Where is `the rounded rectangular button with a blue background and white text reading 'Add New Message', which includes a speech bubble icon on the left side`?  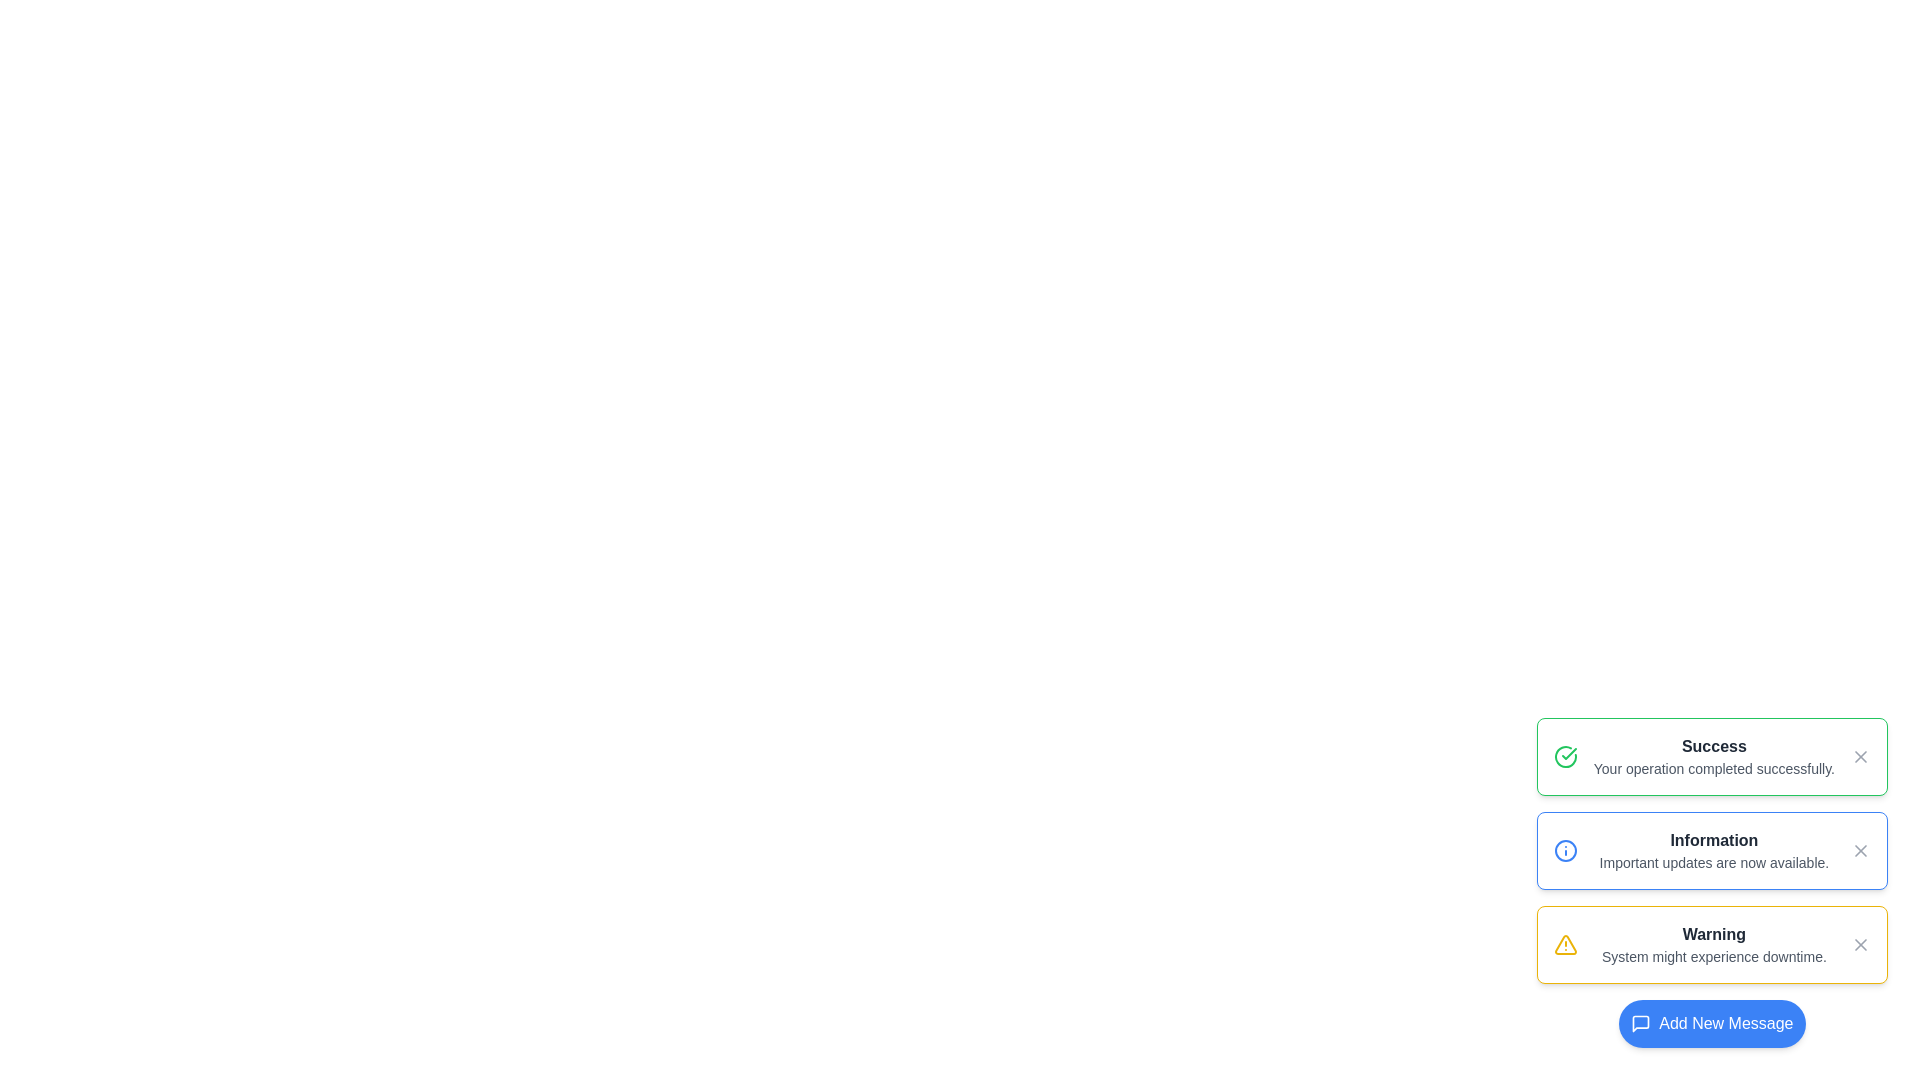 the rounded rectangular button with a blue background and white text reading 'Add New Message', which includes a speech bubble icon on the left side is located at coordinates (1711, 1023).